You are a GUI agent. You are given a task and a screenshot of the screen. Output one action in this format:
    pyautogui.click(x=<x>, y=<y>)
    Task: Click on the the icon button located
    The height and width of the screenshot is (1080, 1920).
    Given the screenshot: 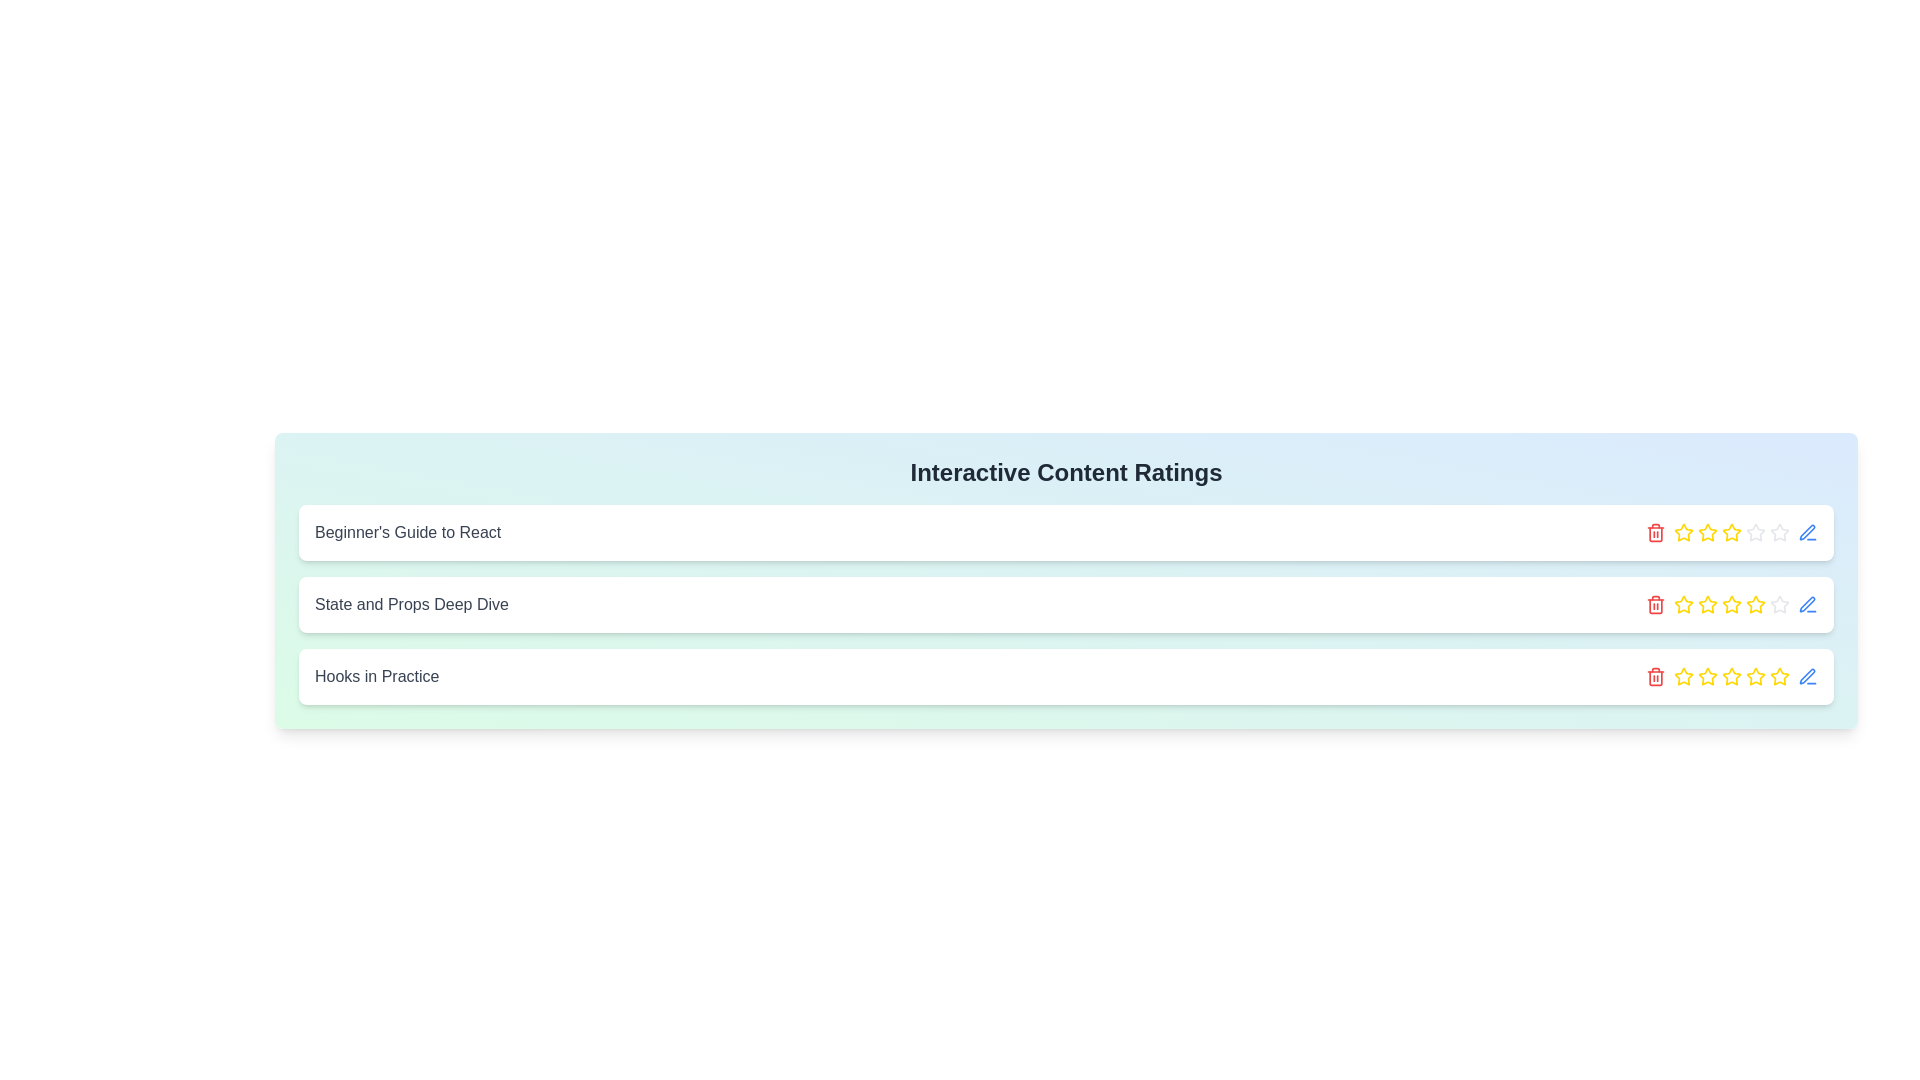 What is the action you would take?
    pyautogui.click(x=1808, y=676)
    